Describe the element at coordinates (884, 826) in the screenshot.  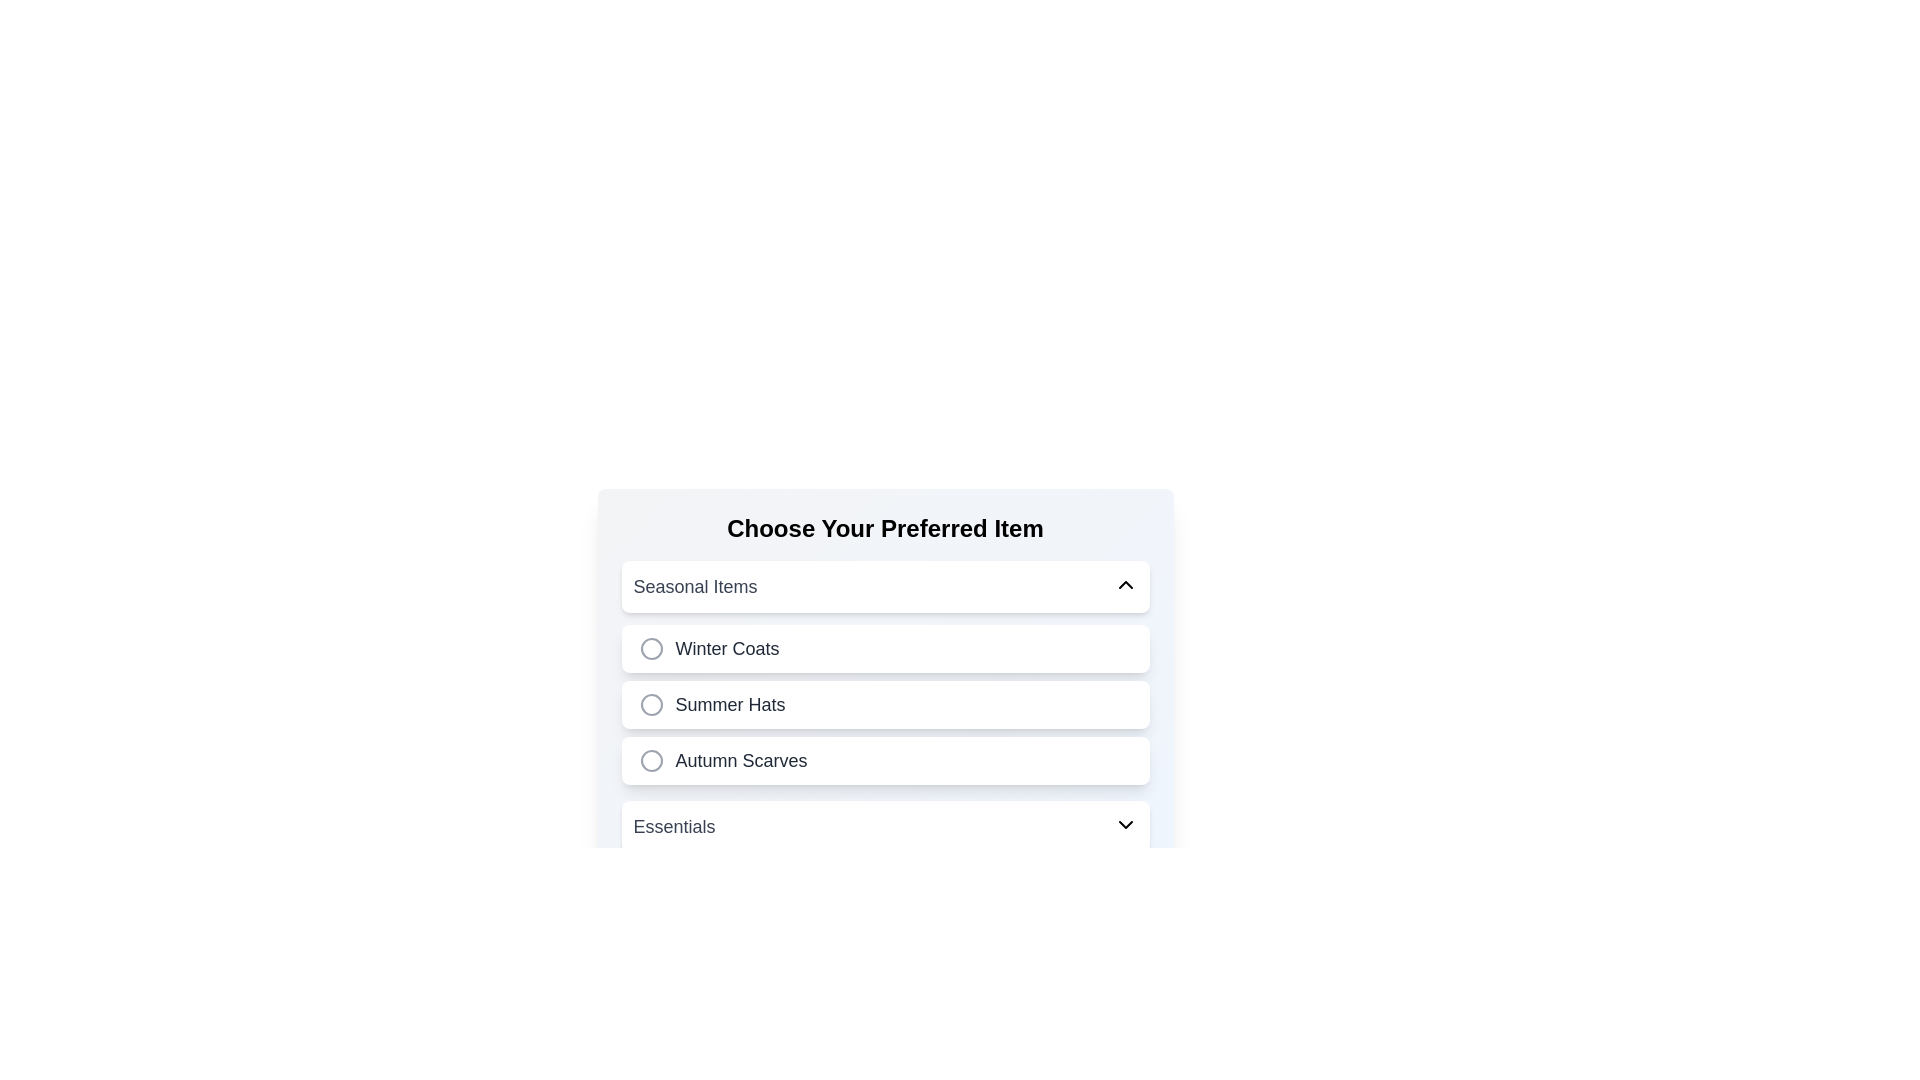
I see `the dropdown arrow on the 'Essentials' card-like component` at that location.